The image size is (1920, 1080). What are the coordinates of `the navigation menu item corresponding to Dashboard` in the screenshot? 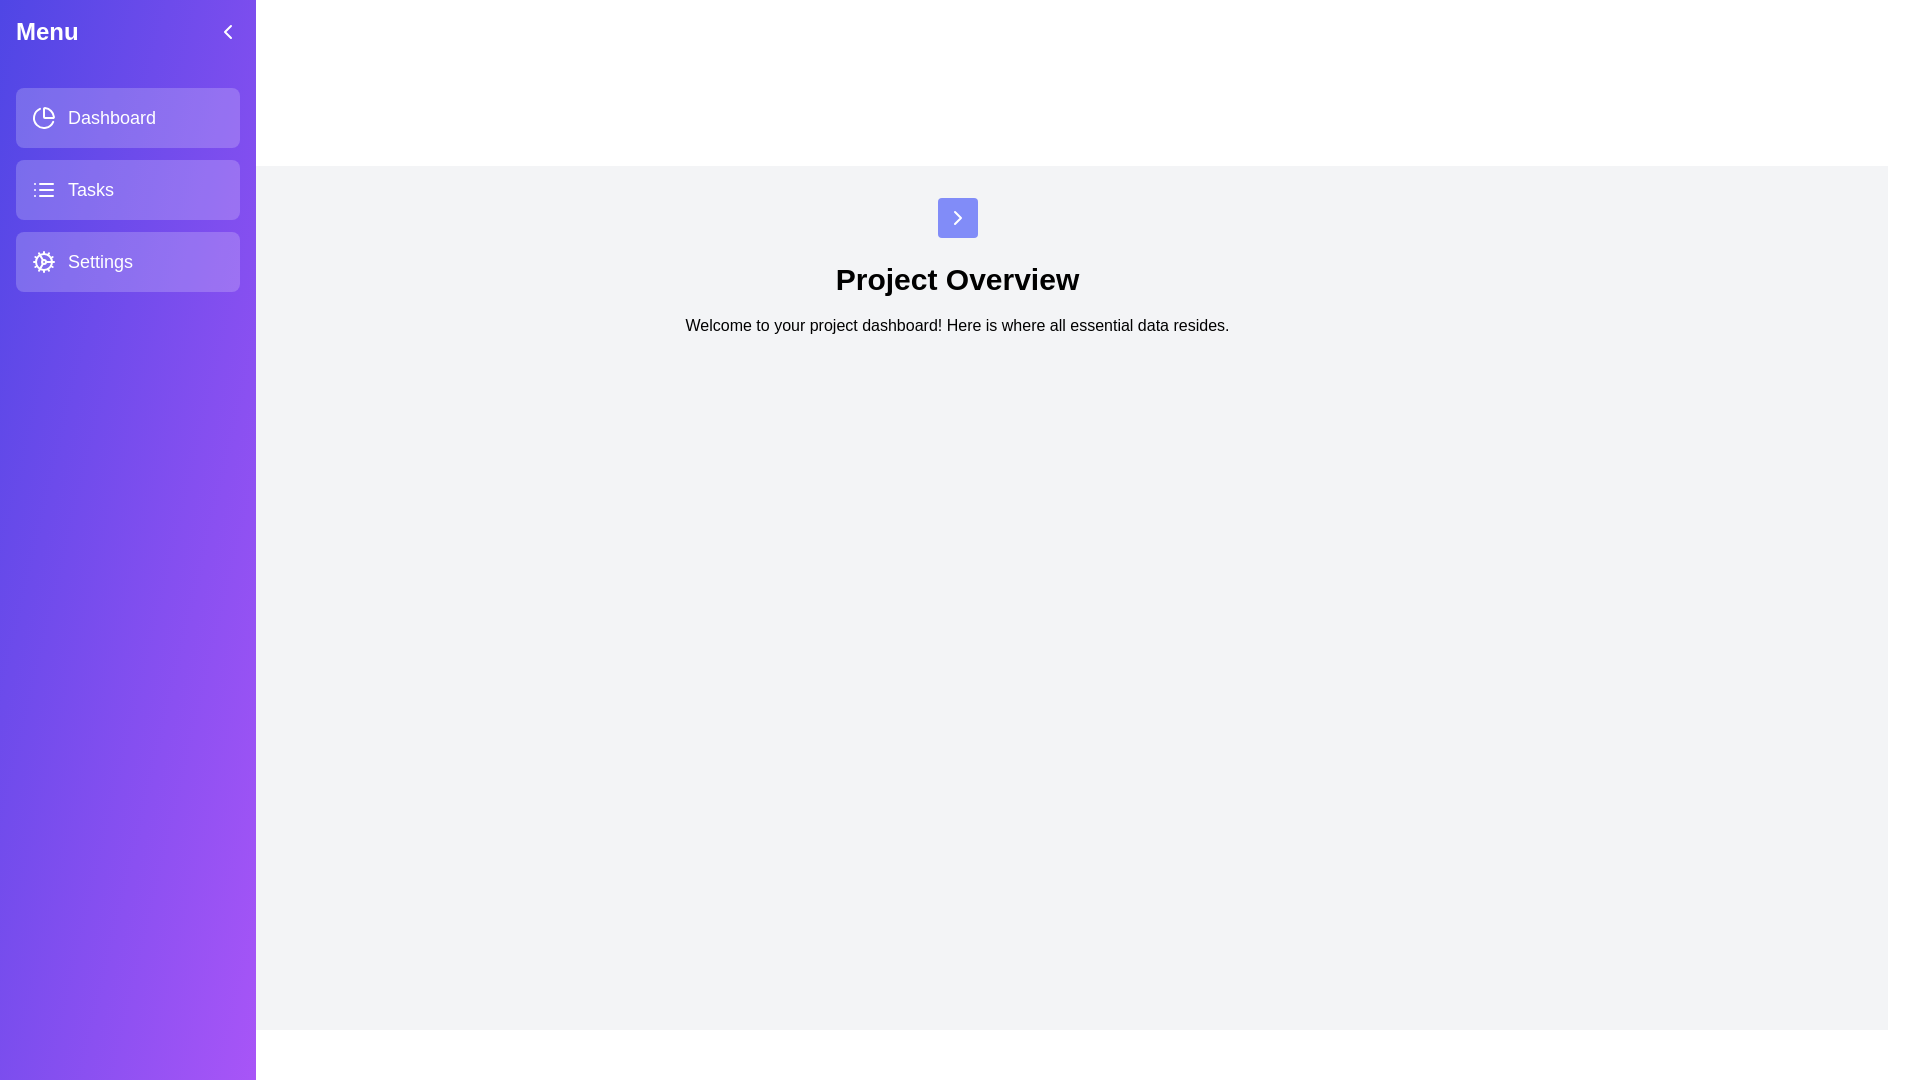 It's located at (127, 118).